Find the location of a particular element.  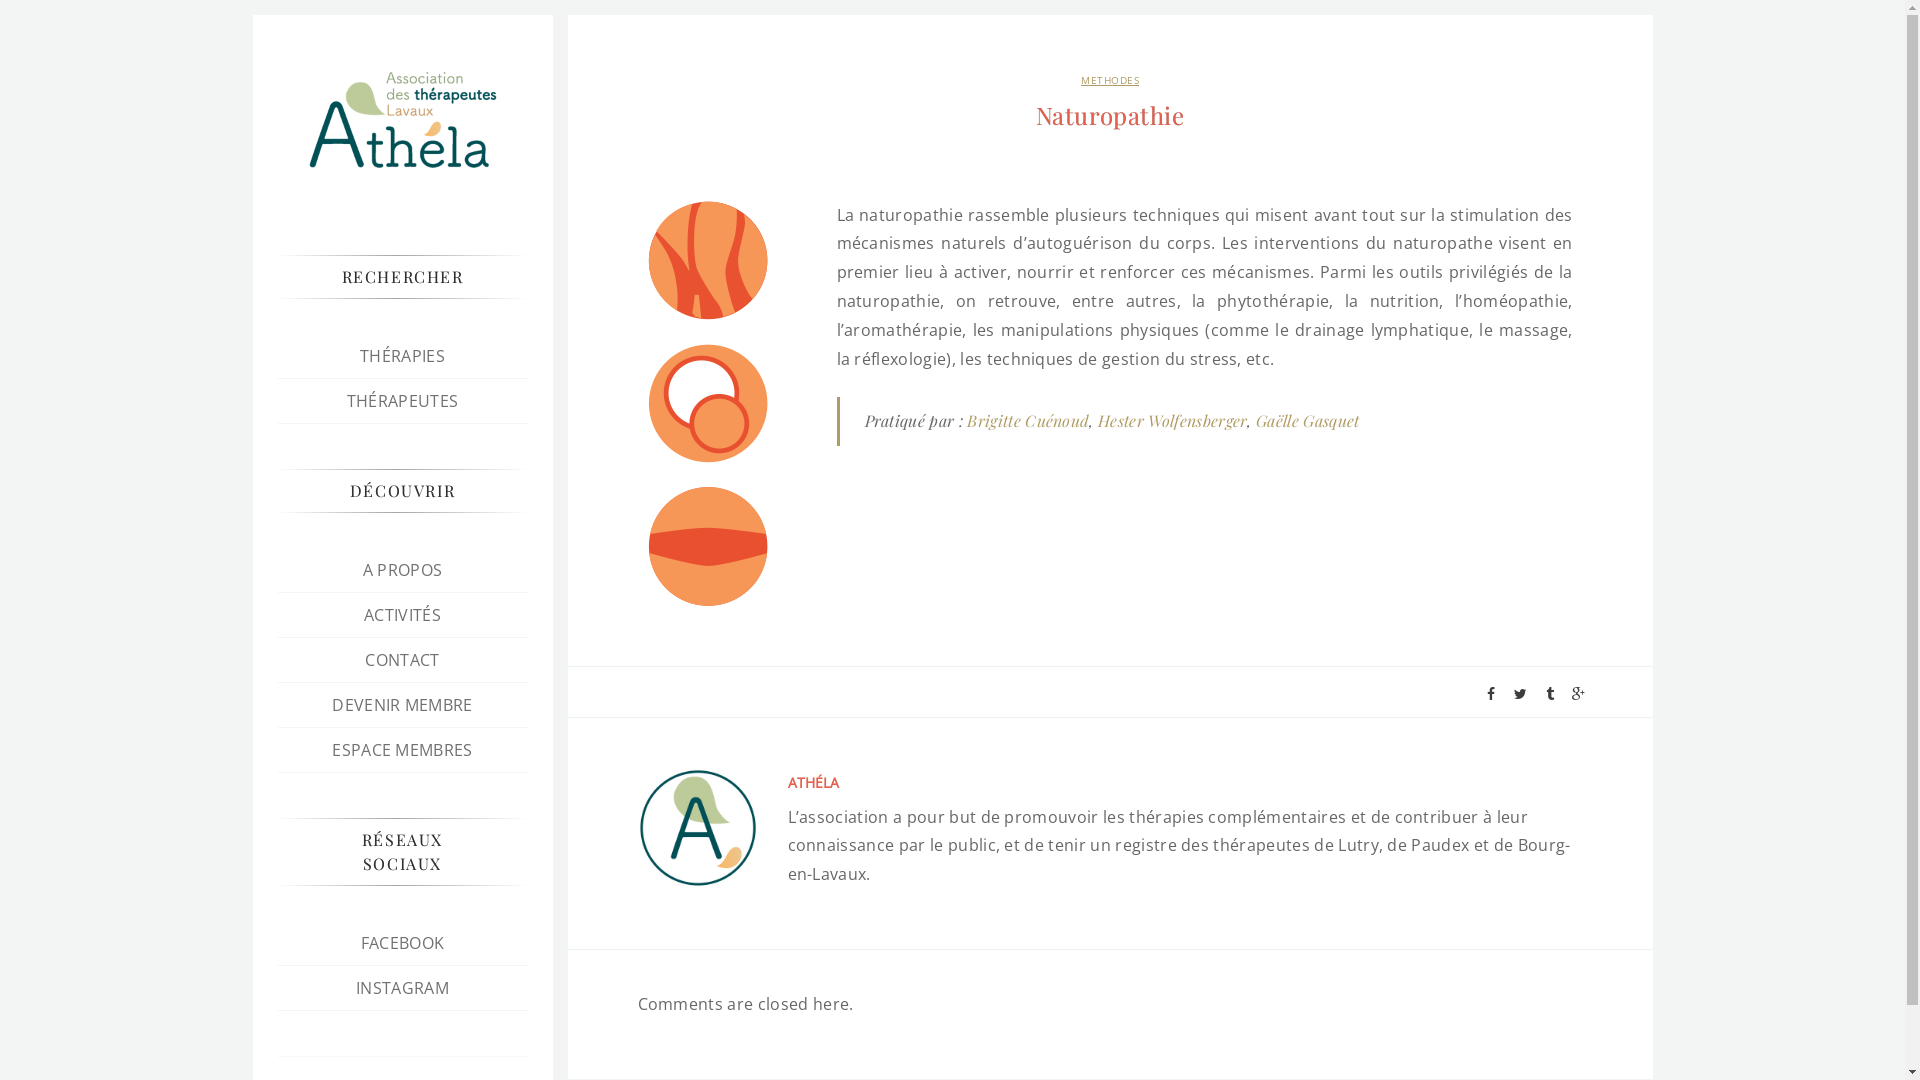

'Plantes' is located at coordinates (708, 259).